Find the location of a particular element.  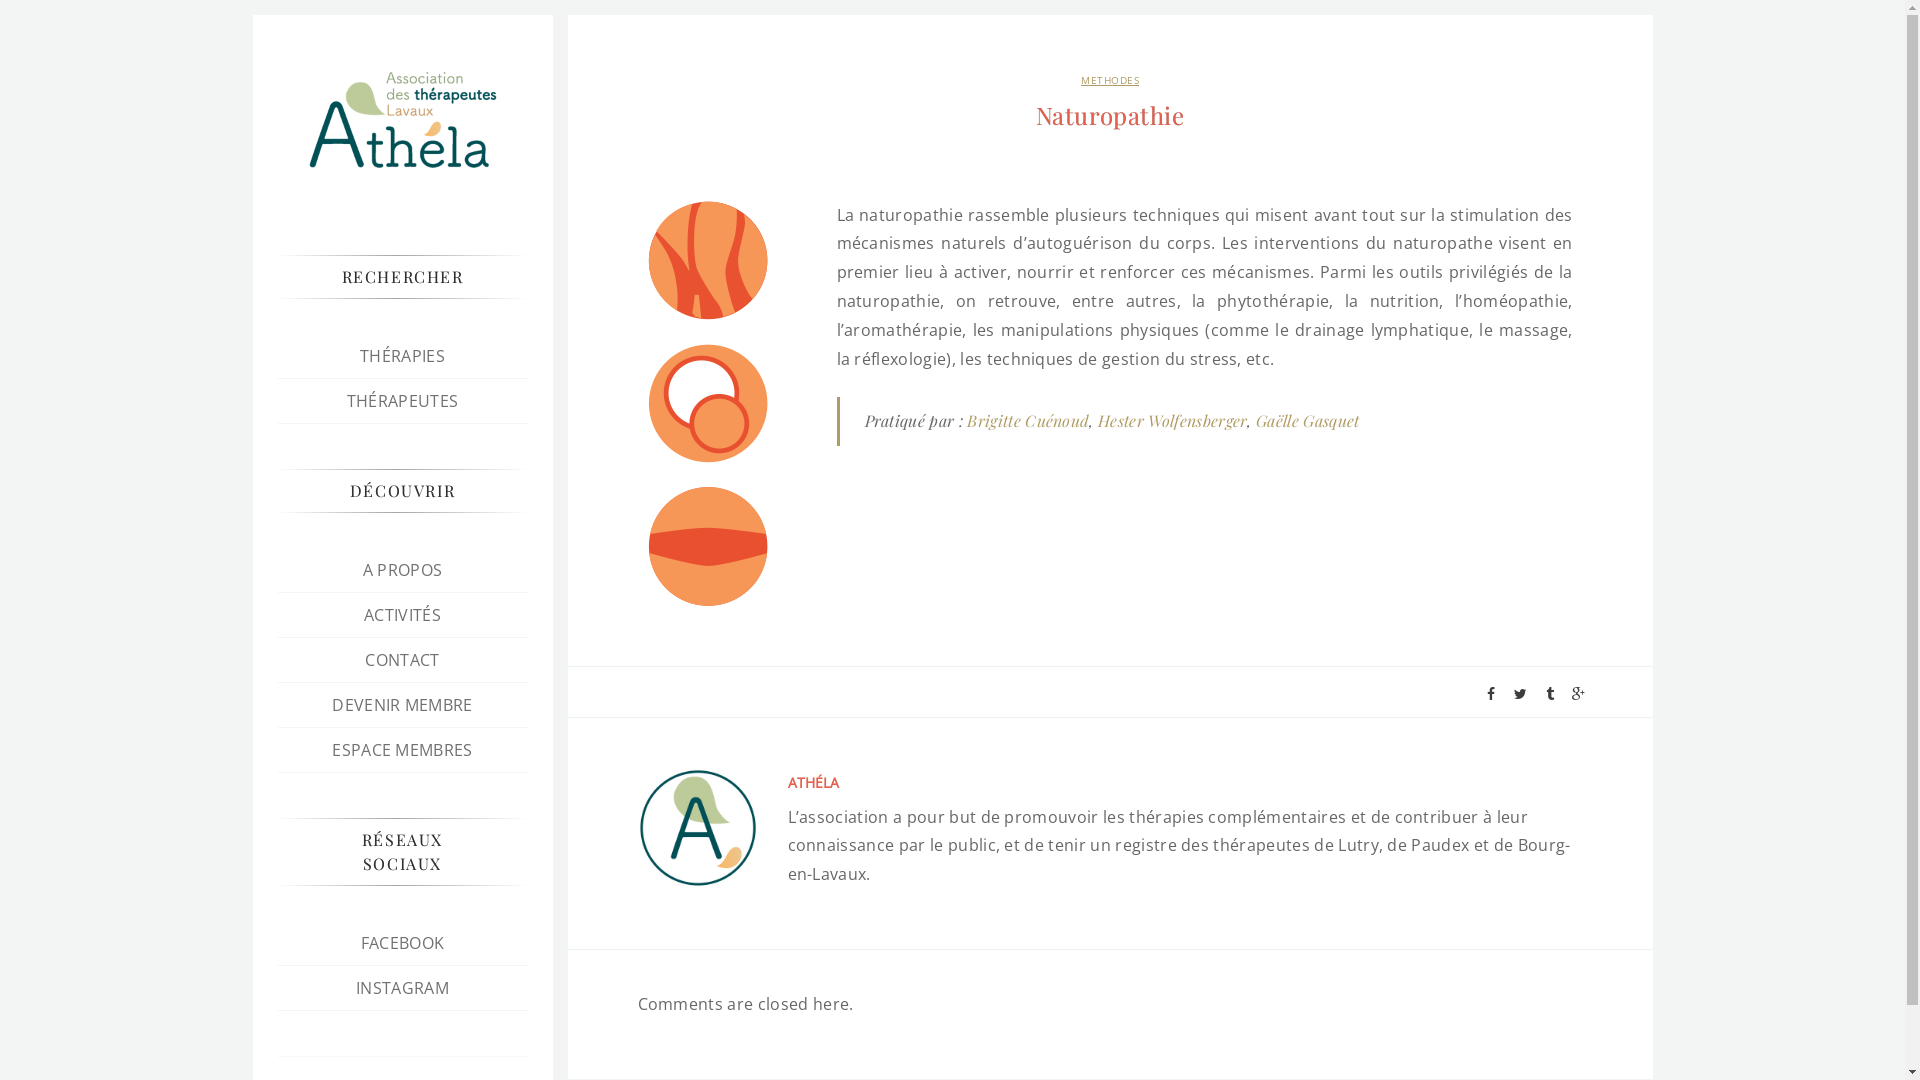

'Plantes' is located at coordinates (708, 259).